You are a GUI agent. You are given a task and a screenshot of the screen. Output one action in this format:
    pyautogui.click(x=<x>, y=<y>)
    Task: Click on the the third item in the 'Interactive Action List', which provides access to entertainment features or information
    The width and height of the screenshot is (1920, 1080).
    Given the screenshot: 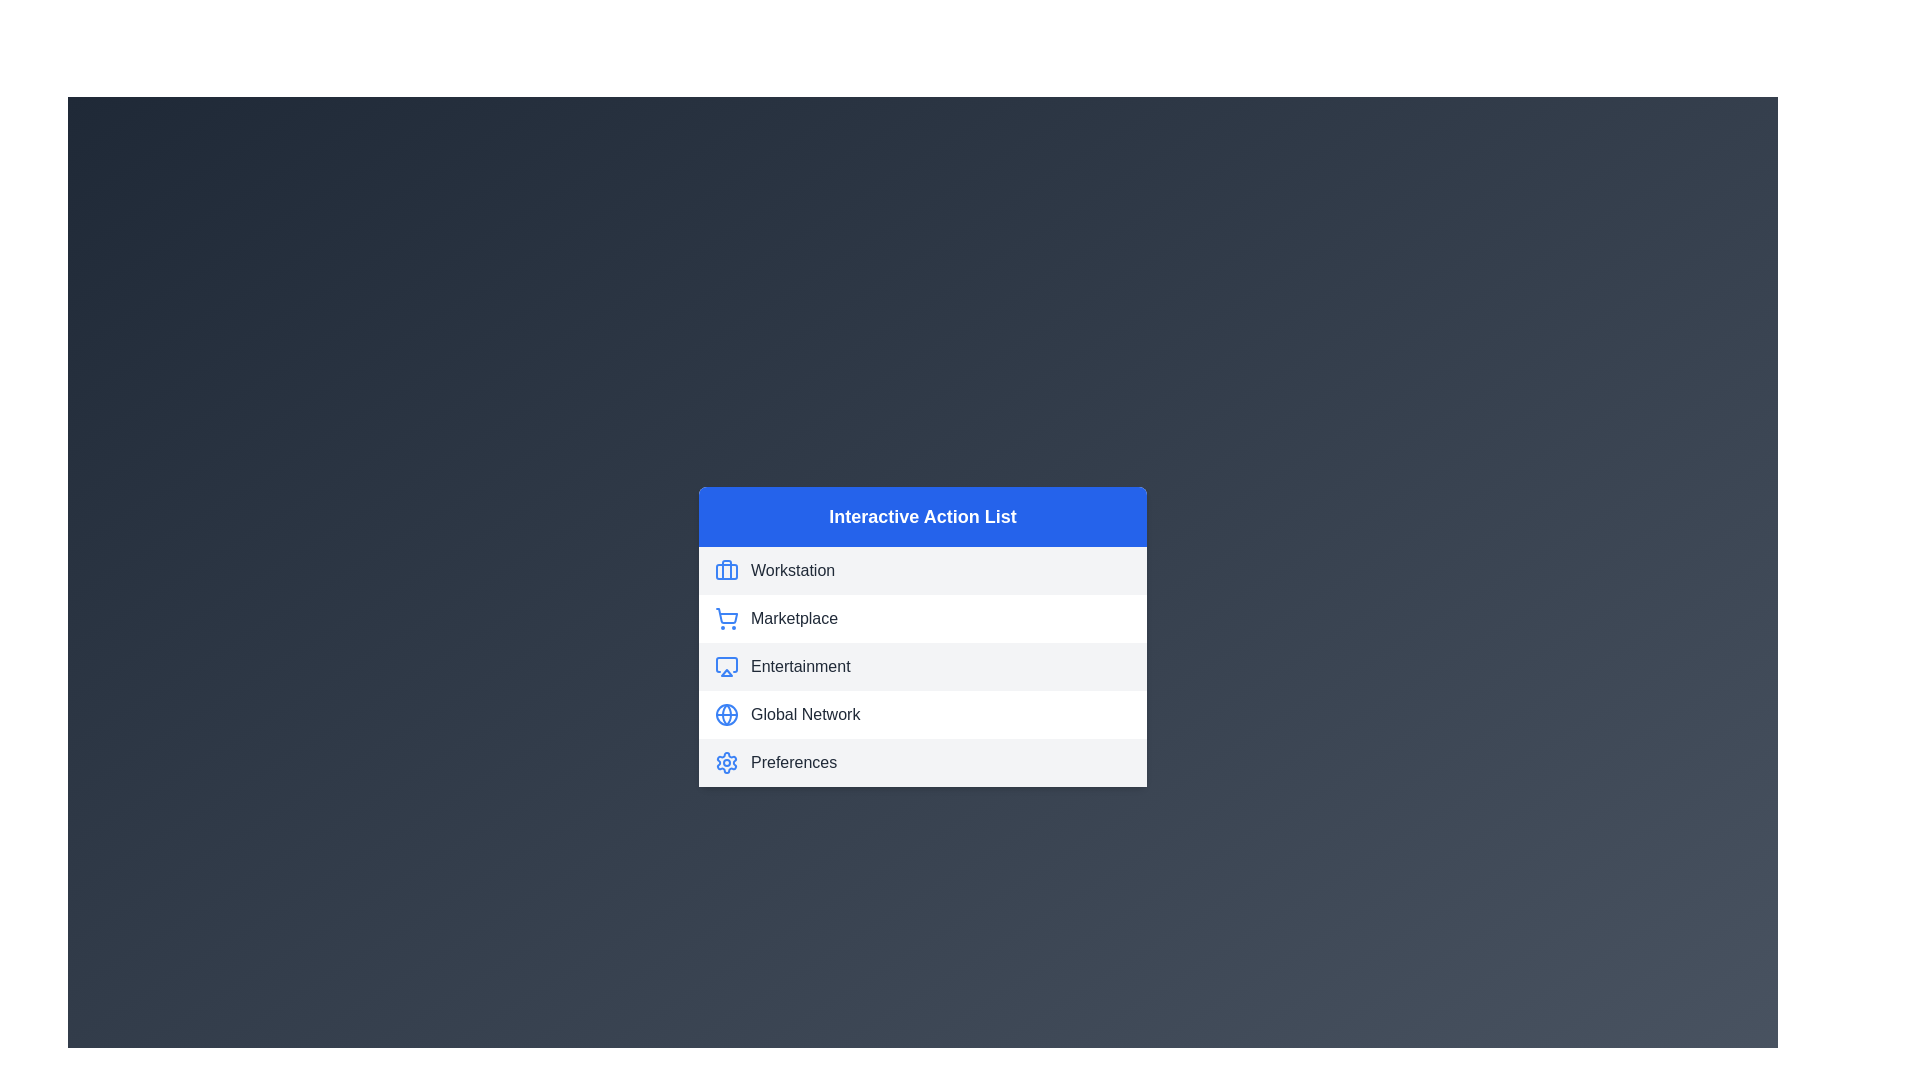 What is the action you would take?
    pyautogui.click(x=921, y=667)
    